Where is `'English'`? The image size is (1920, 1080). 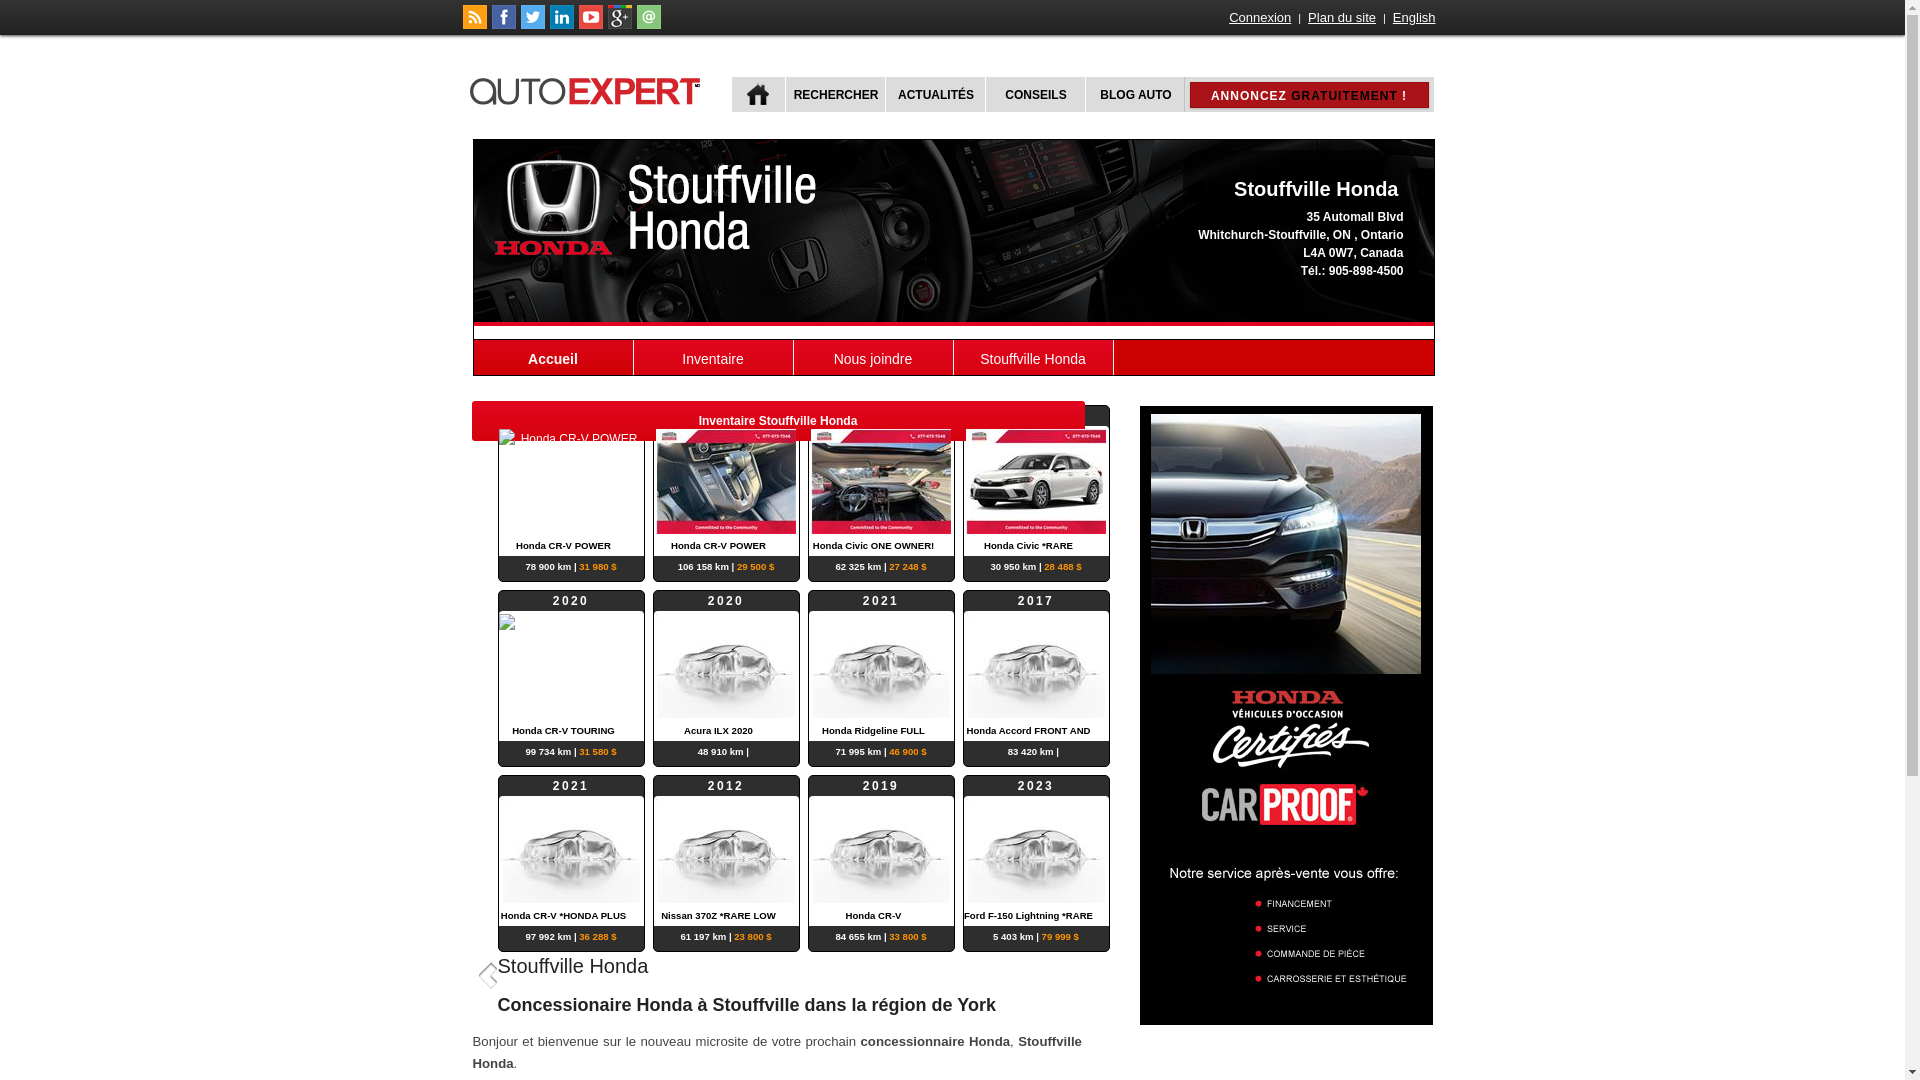 'English' is located at coordinates (1413, 17).